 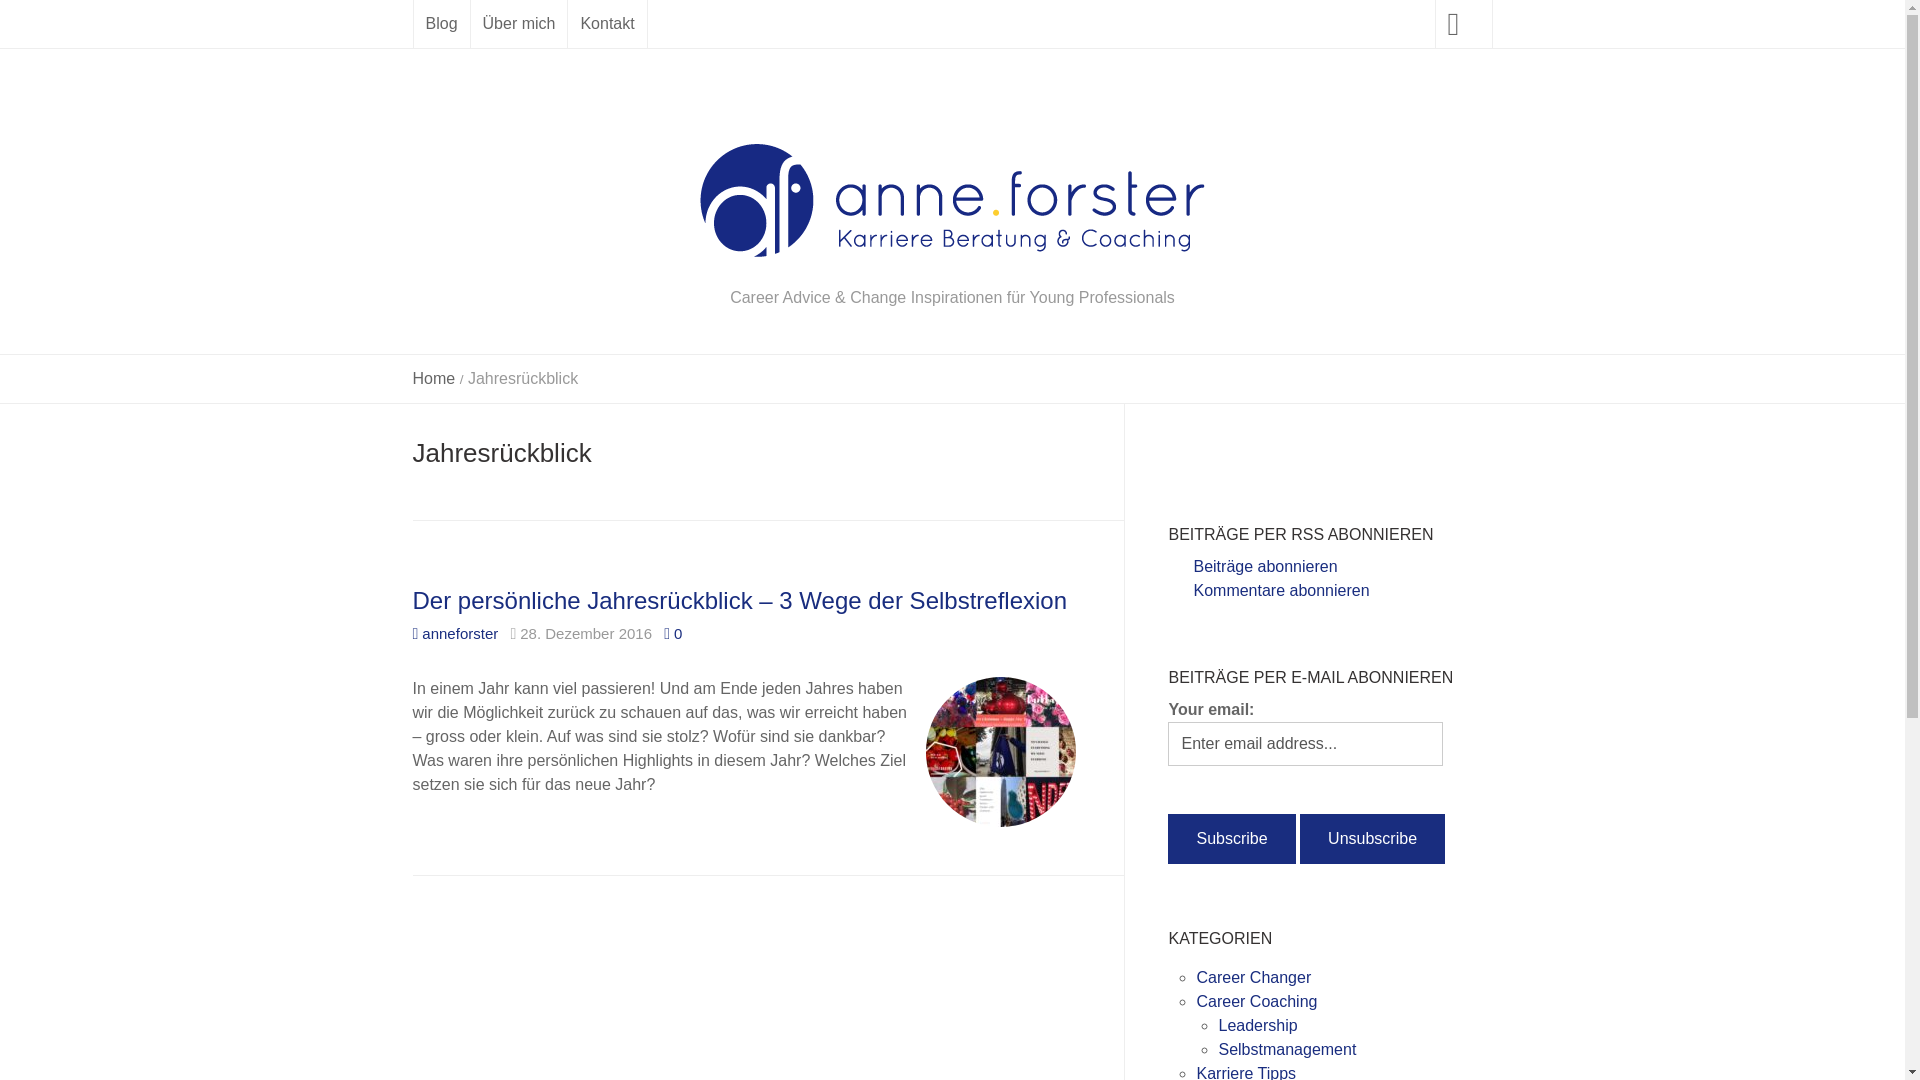 What do you see at coordinates (1230, 839) in the screenshot?
I see `'Subscribe'` at bounding box center [1230, 839].